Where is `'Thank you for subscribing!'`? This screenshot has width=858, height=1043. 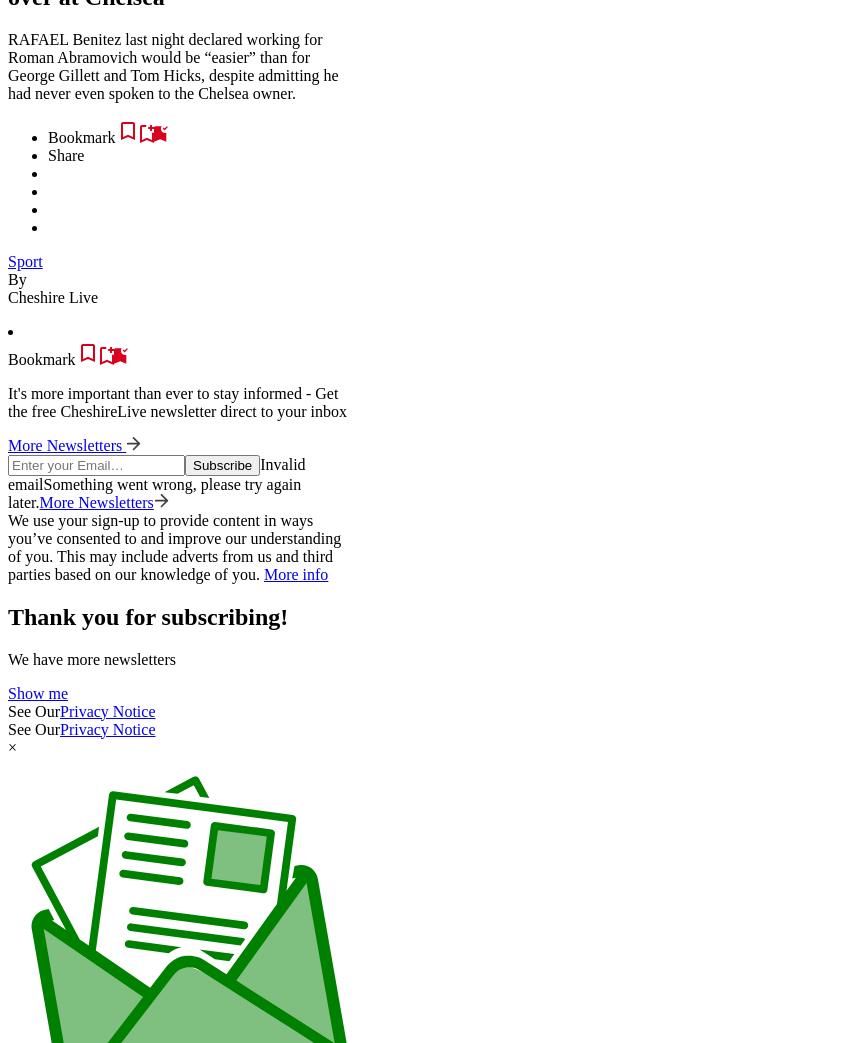 'Thank you for subscribing!' is located at coordinates (147, 614).